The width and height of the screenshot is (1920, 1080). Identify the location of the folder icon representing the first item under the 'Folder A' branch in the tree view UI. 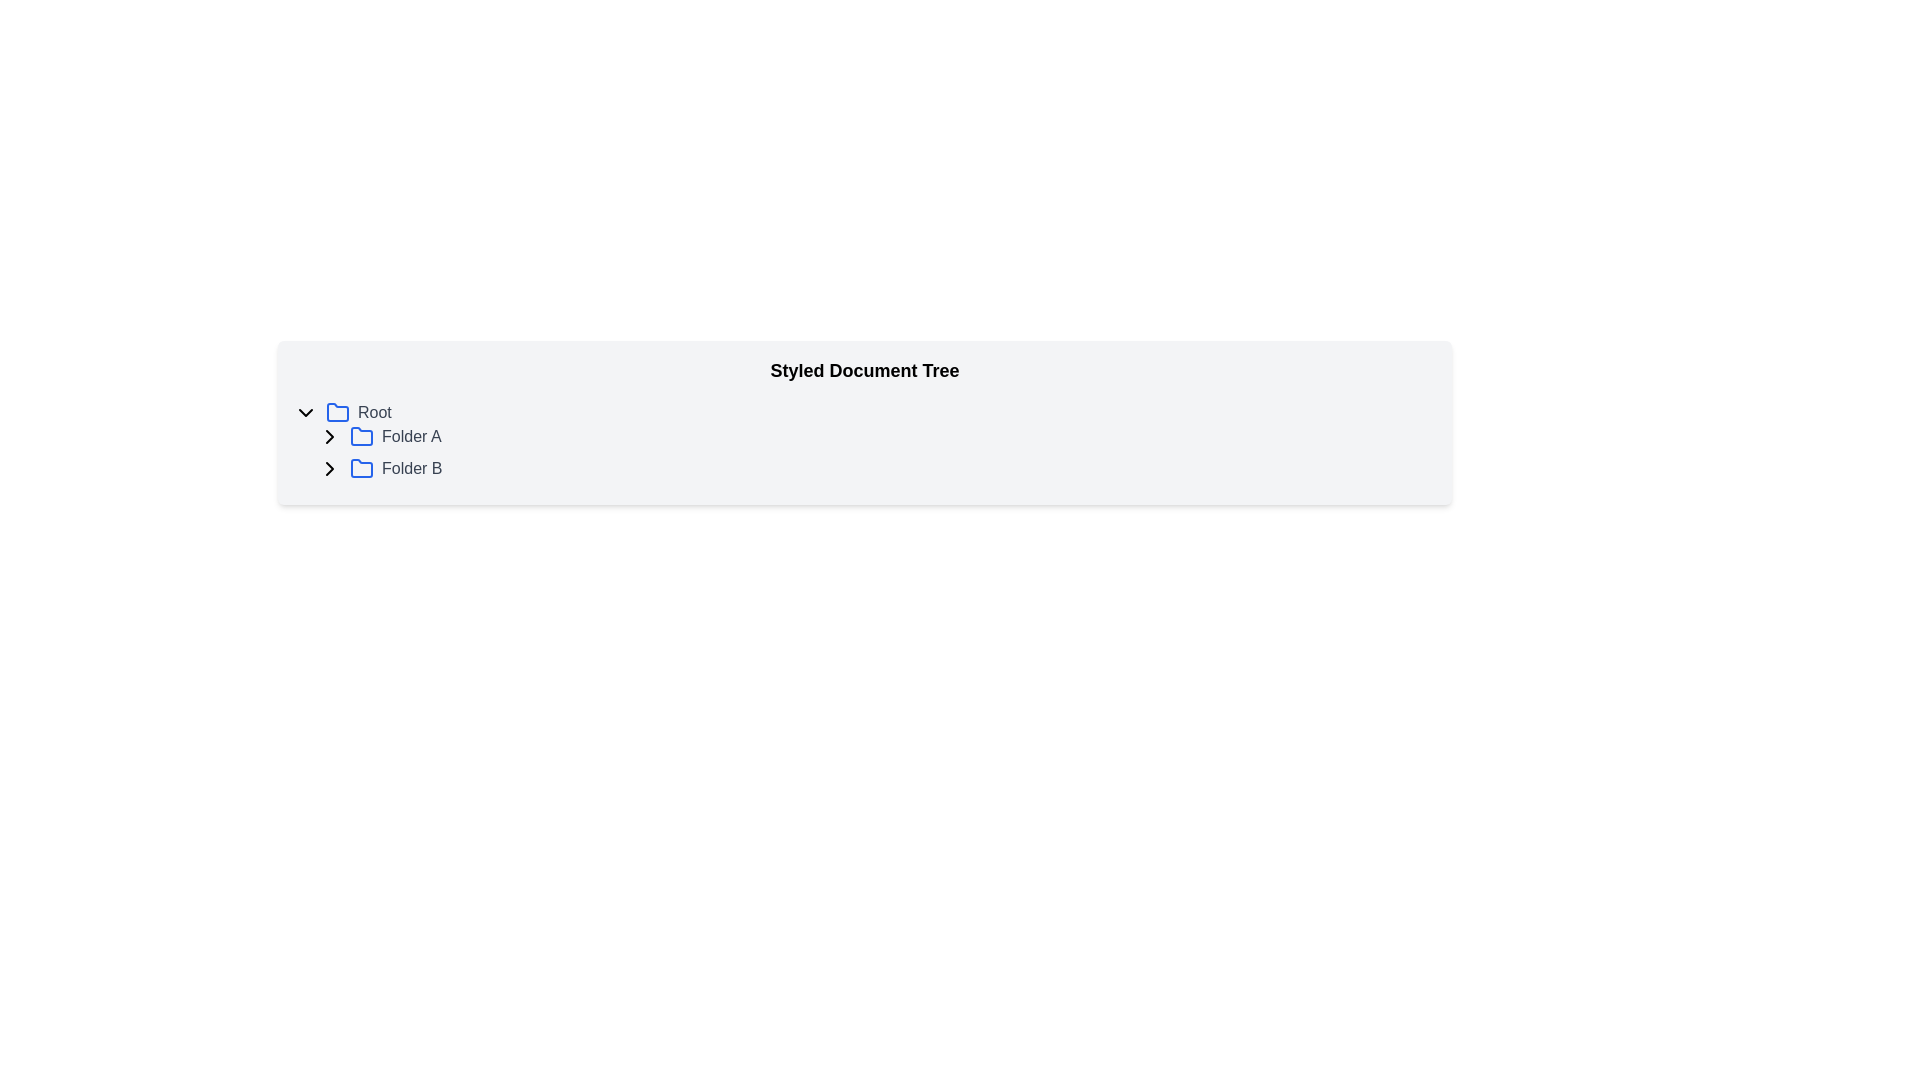
(361, 434).